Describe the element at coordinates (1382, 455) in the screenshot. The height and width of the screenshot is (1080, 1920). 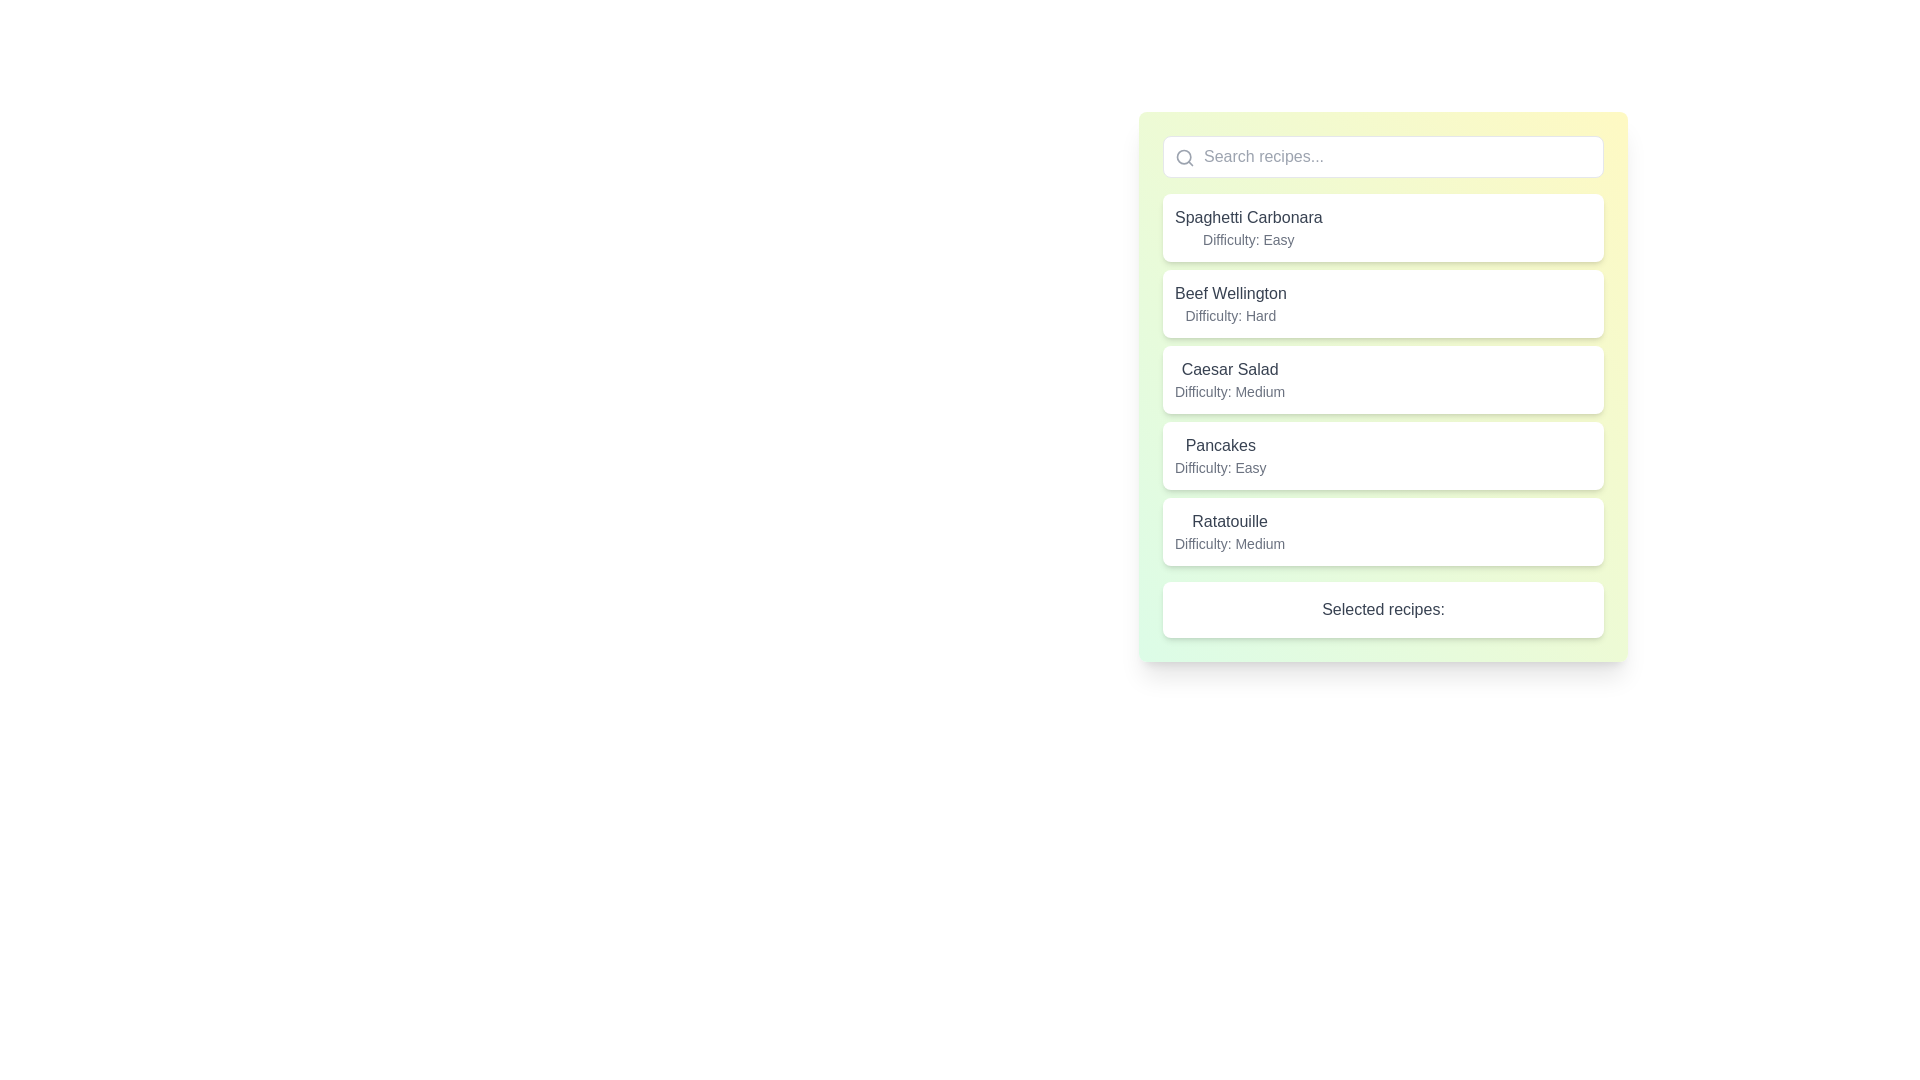
I see `the 'Pancakes' recipe card, which is the fourth item in the vertically stacked list of recipe cards` at that location.